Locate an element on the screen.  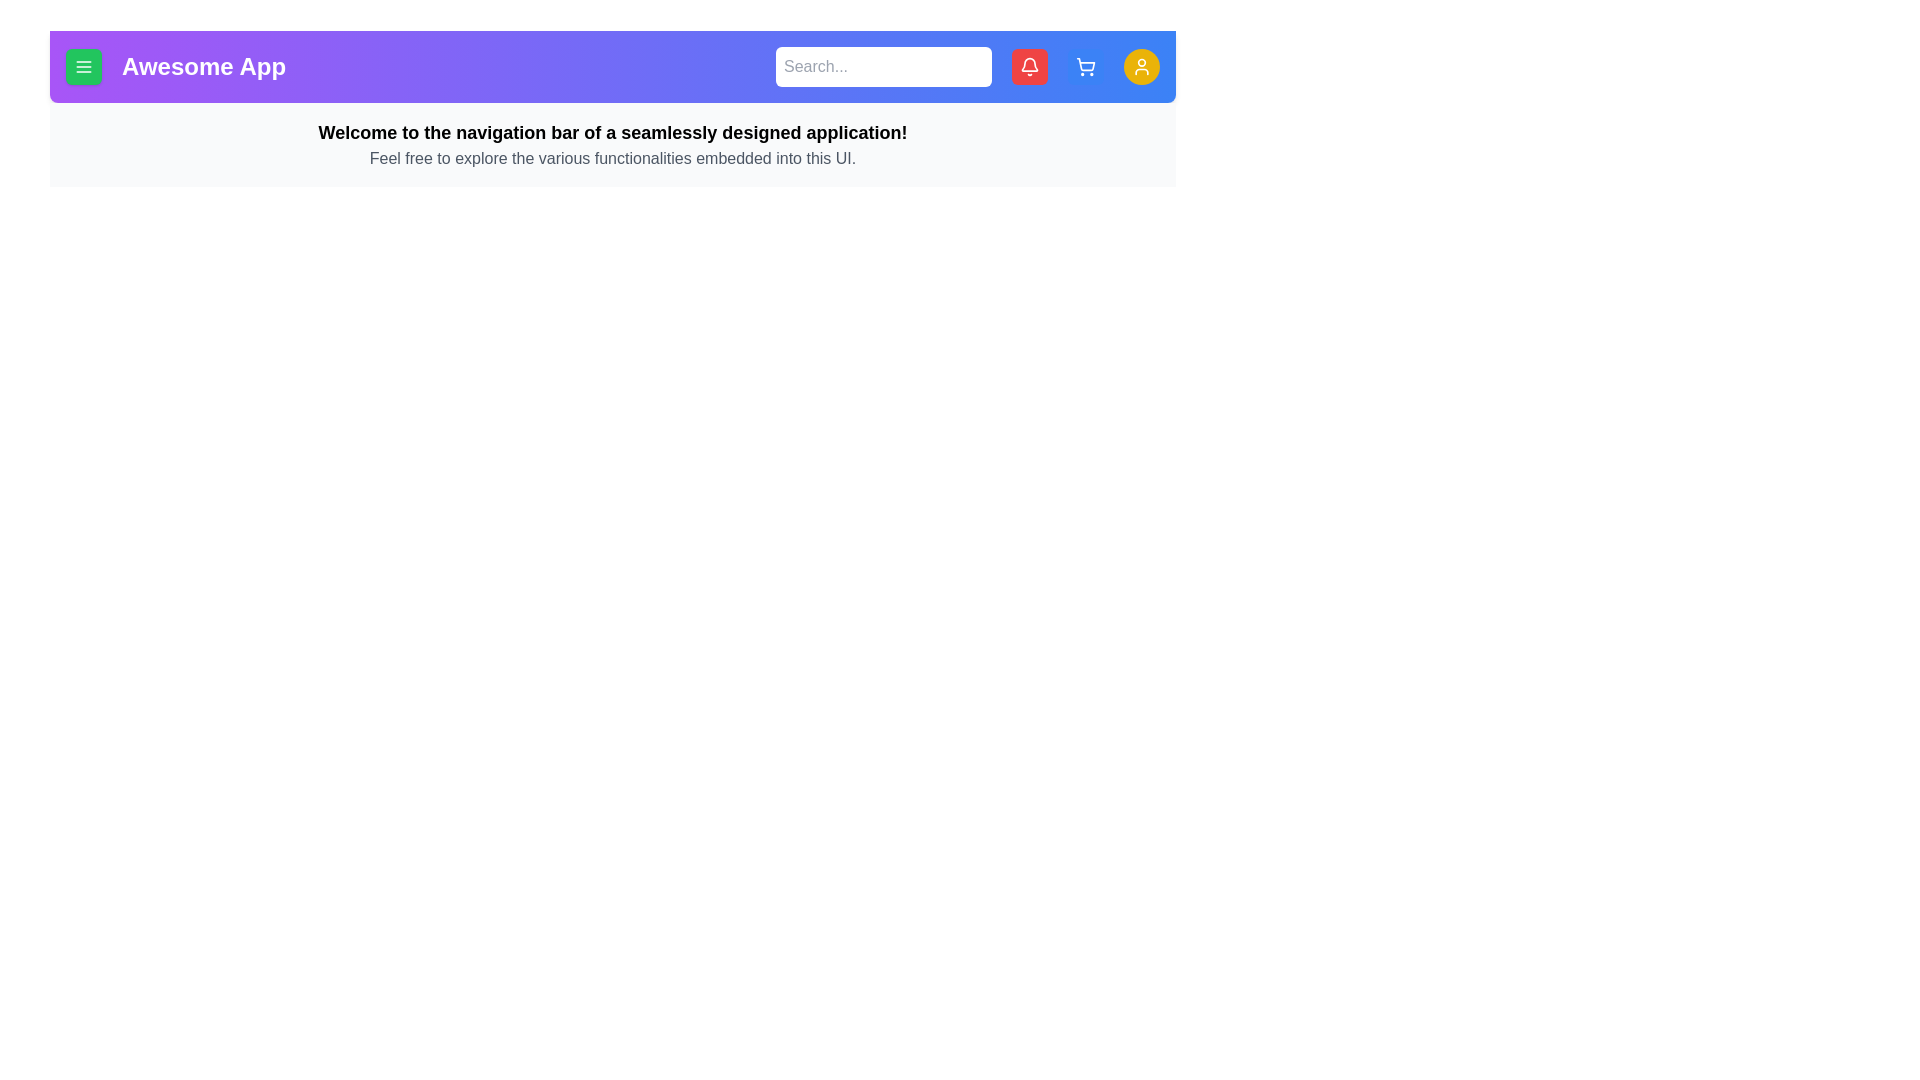
the menu button to open the navigation menu is located at coordinates (82, 65).